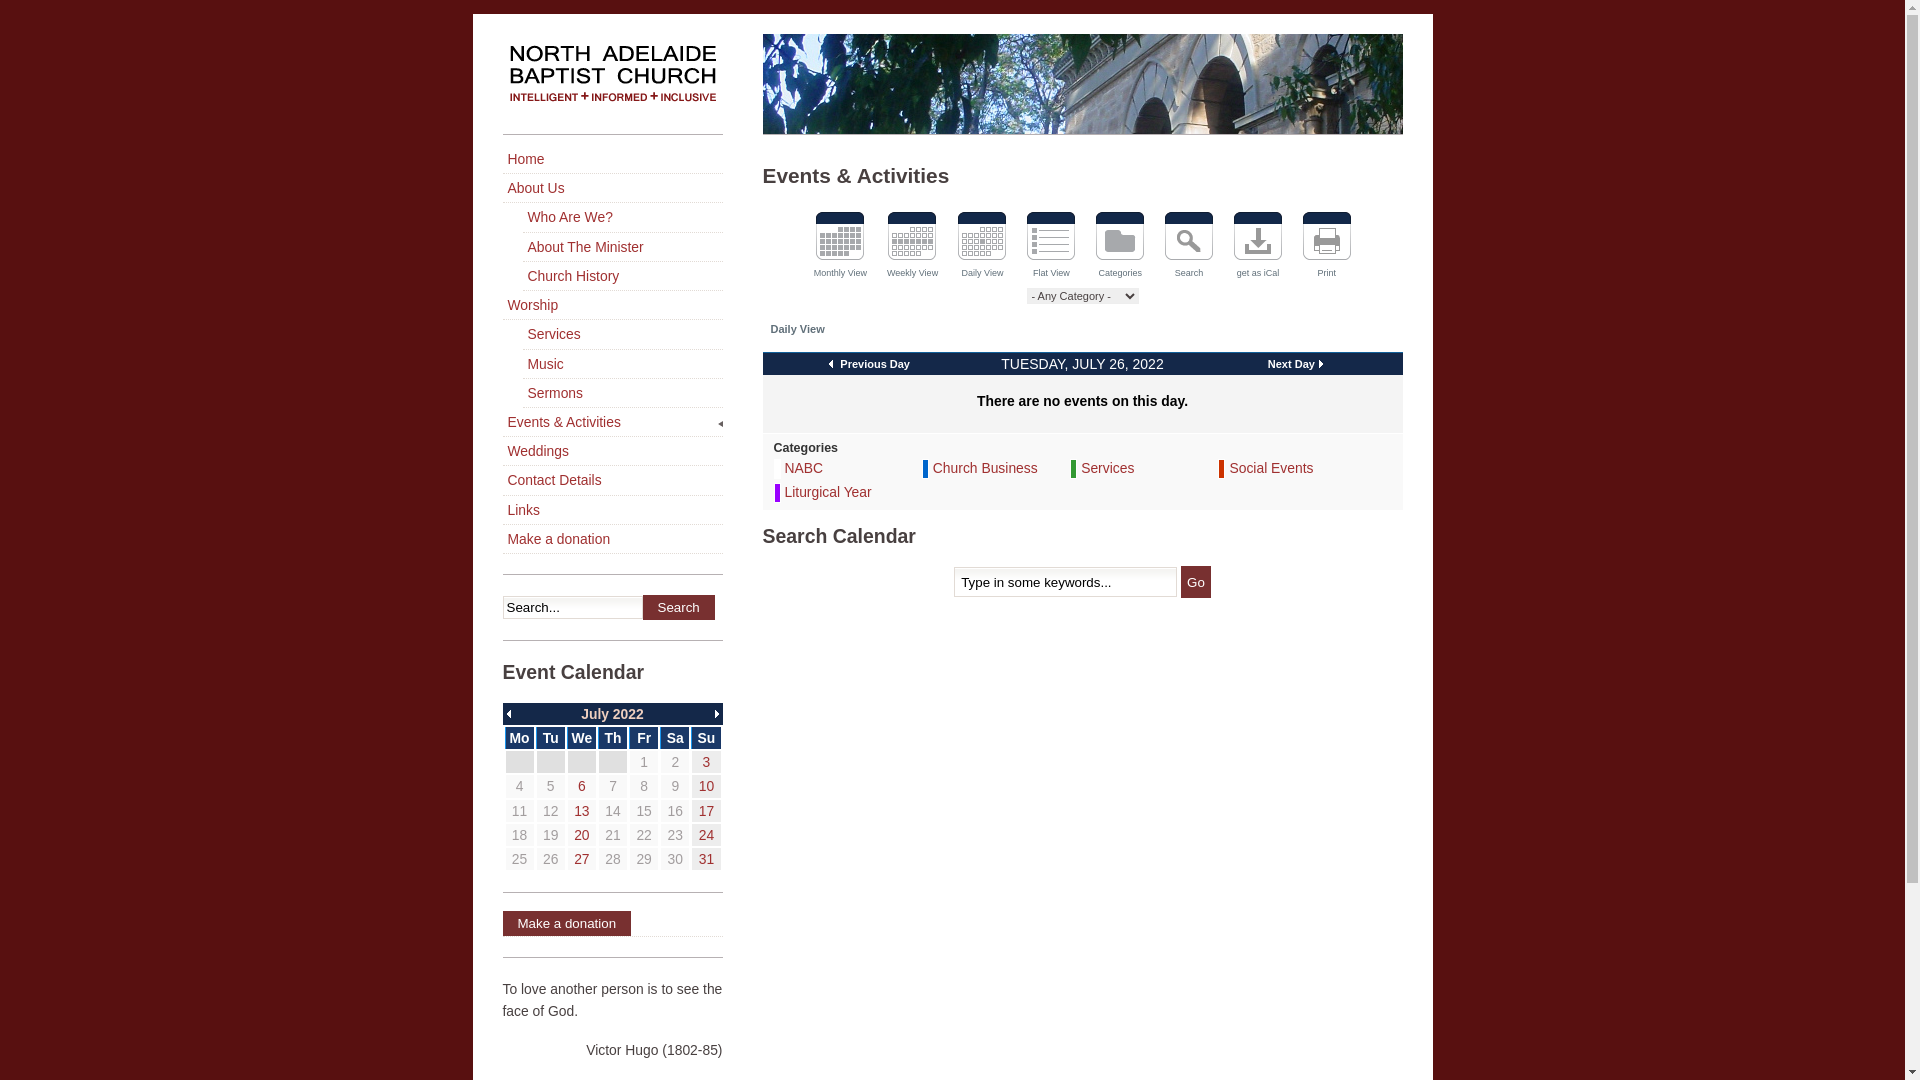 The height and width of the screenshot is (1080, 1920). What do you see at coordinates (869, 363) in the screenshot?
I see `'Previous Day'` at bounding box center [869, 363].